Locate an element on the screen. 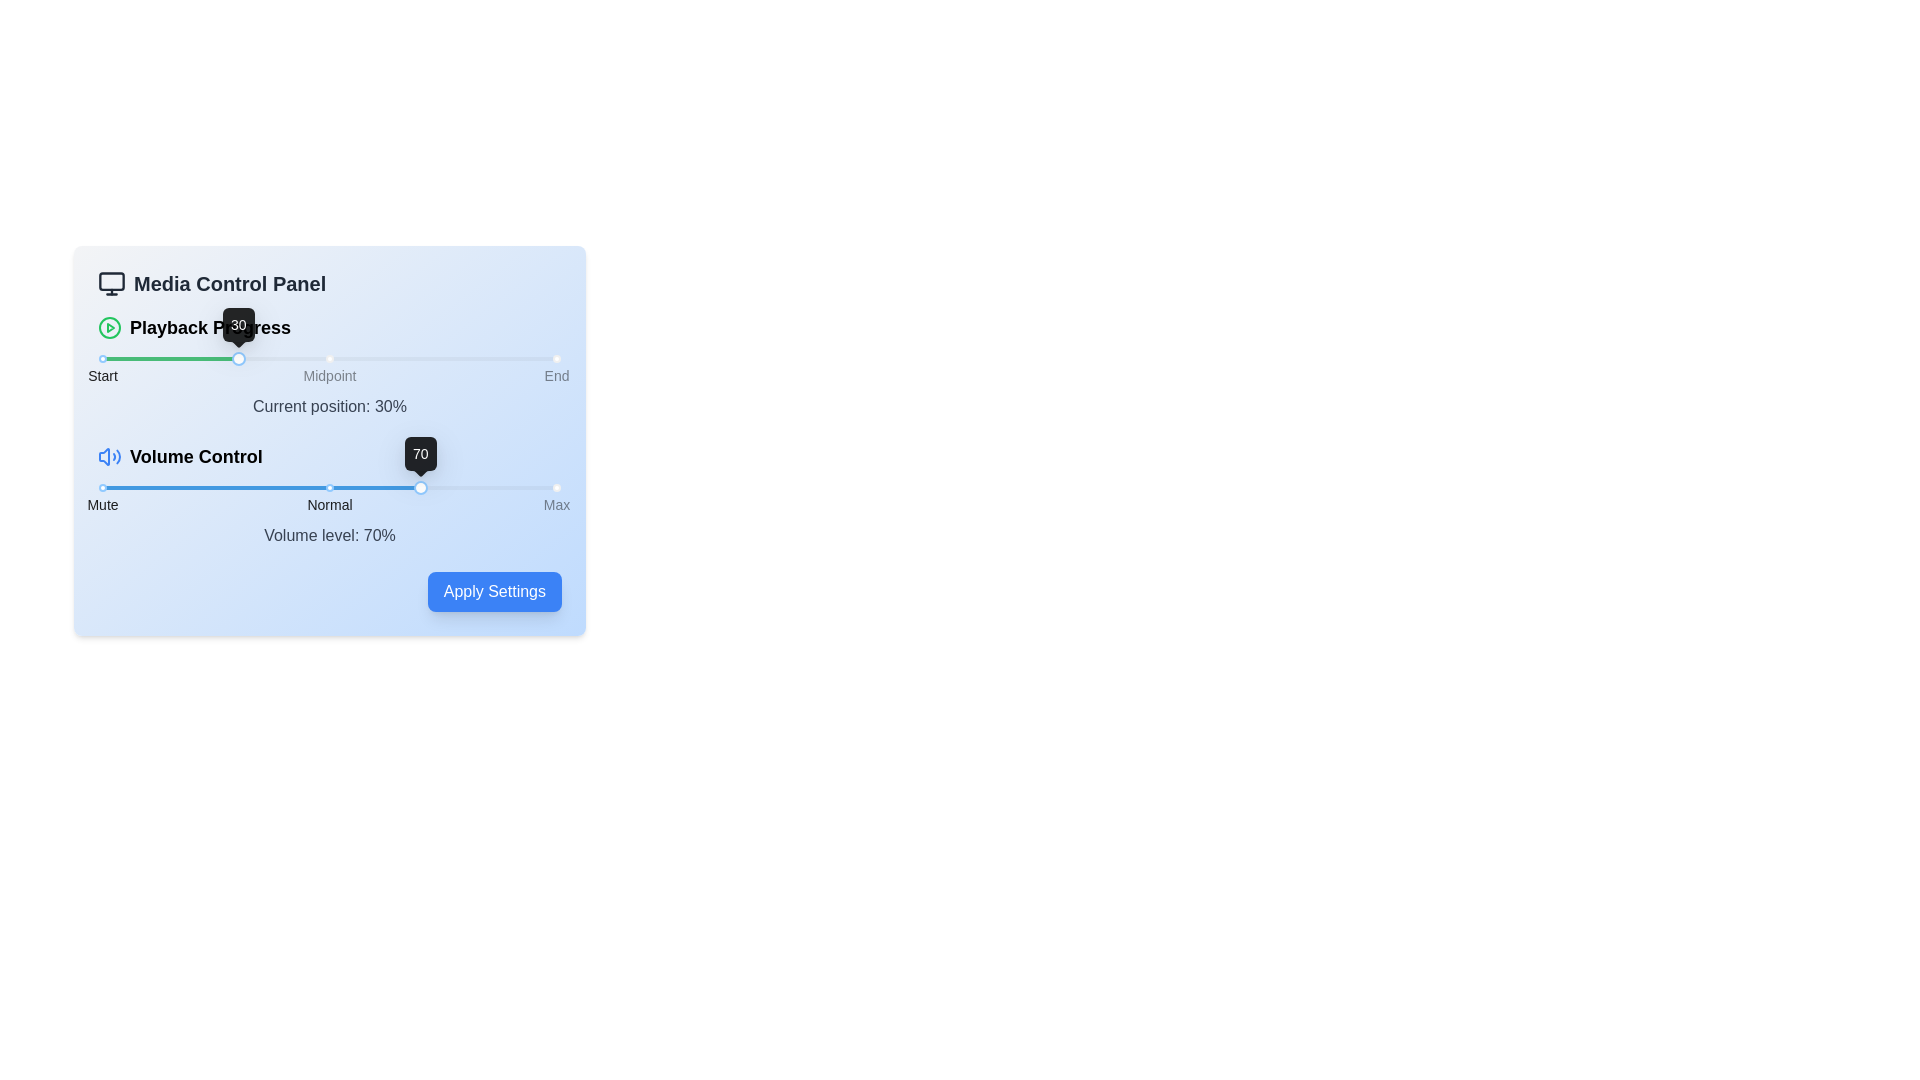 The height and width of the screenshot is (1080, 1920). the slider is located at coordinates (207, 488).